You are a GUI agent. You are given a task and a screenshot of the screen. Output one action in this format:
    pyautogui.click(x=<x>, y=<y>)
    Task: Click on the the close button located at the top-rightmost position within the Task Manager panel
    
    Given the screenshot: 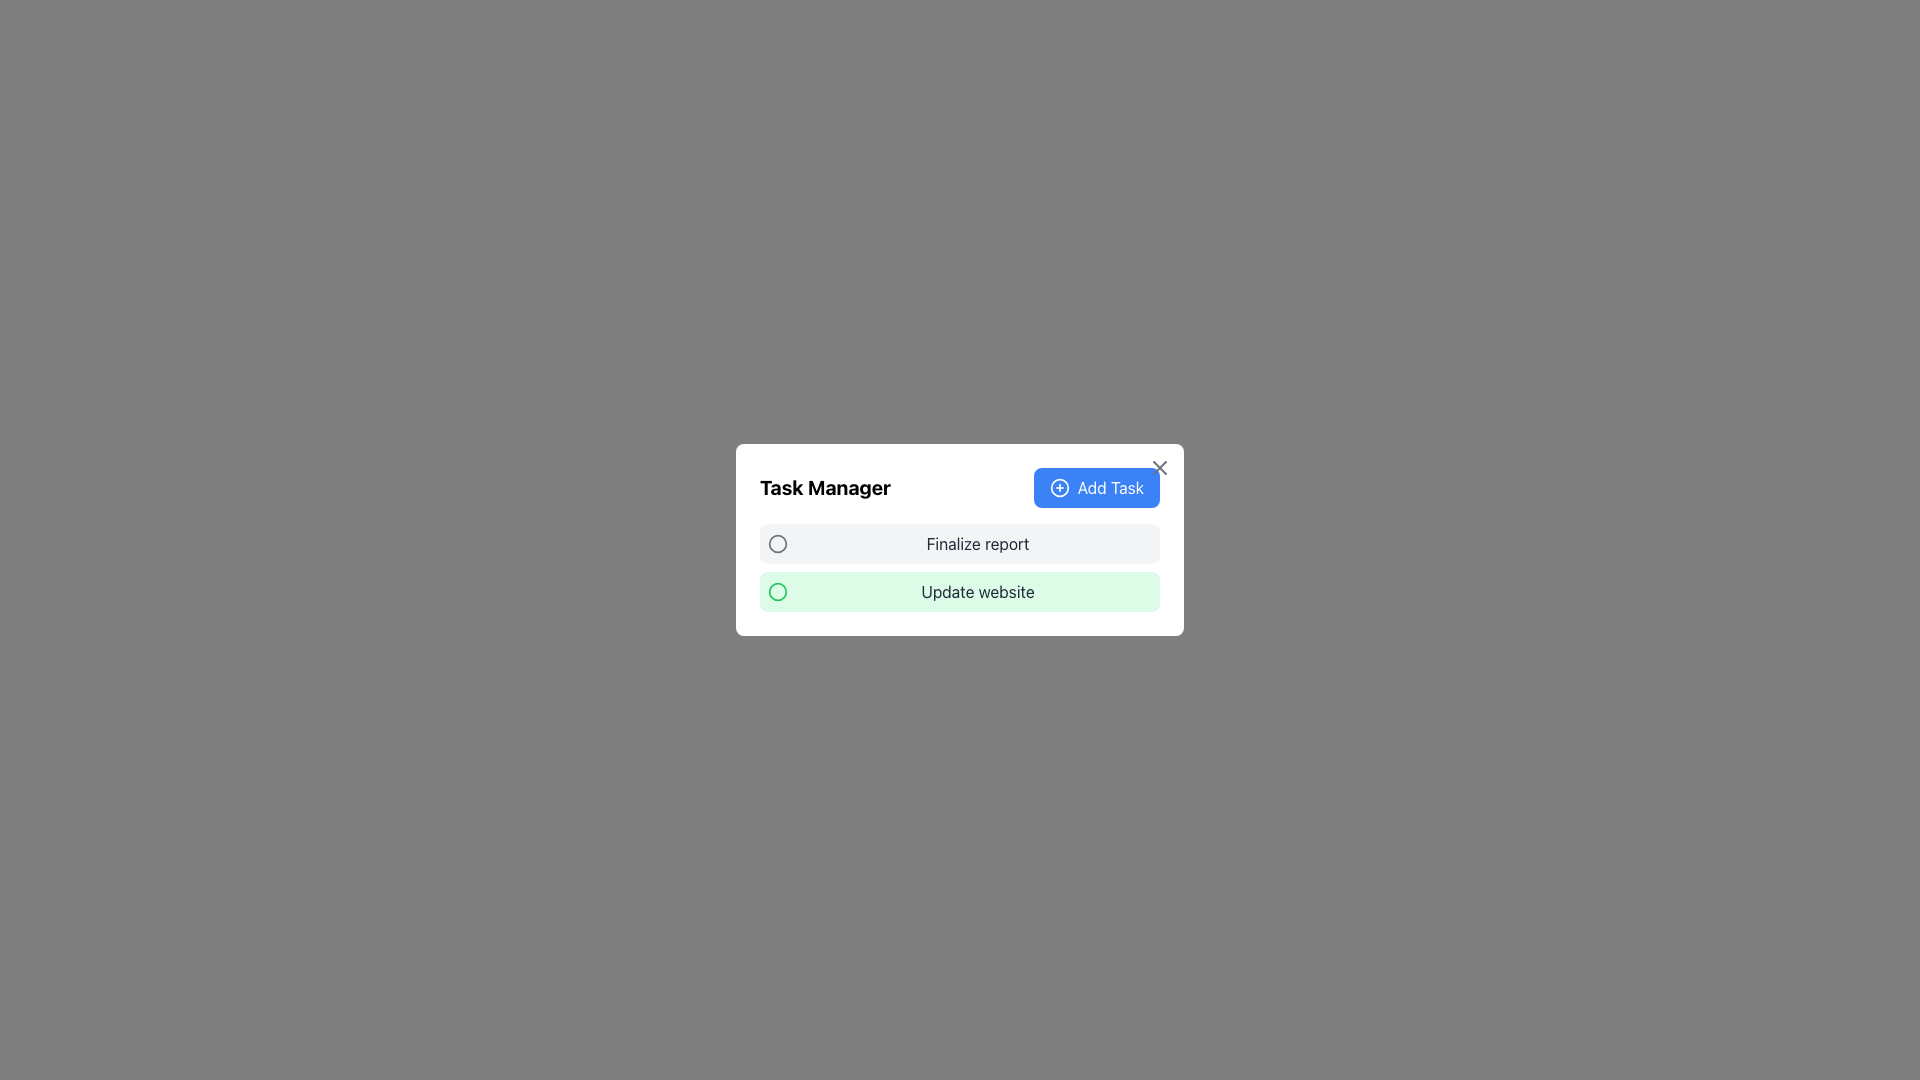 What is the action you would take?
    pyautogui.click(x=1160, y=467)
    